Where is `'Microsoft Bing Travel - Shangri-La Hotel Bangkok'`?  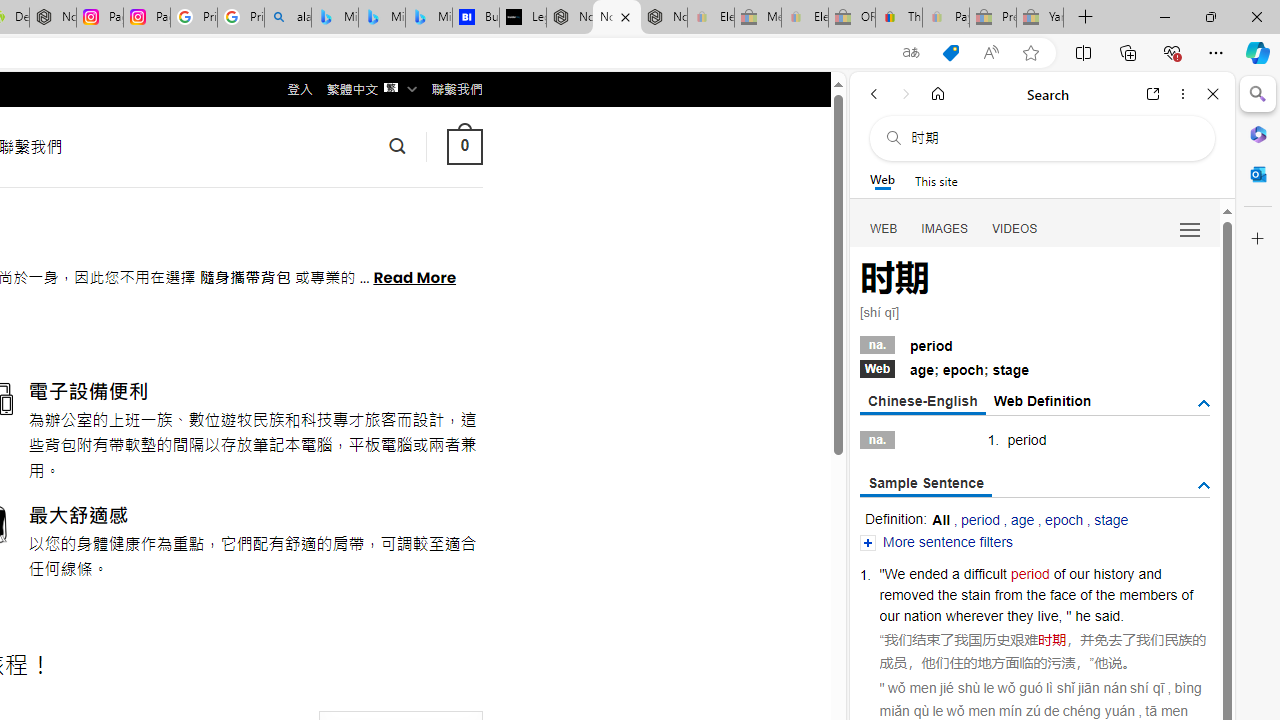 'Microsoft Bing Travel - Shangri-La Hotel Bangkok' is located at coordinates (427, 17).